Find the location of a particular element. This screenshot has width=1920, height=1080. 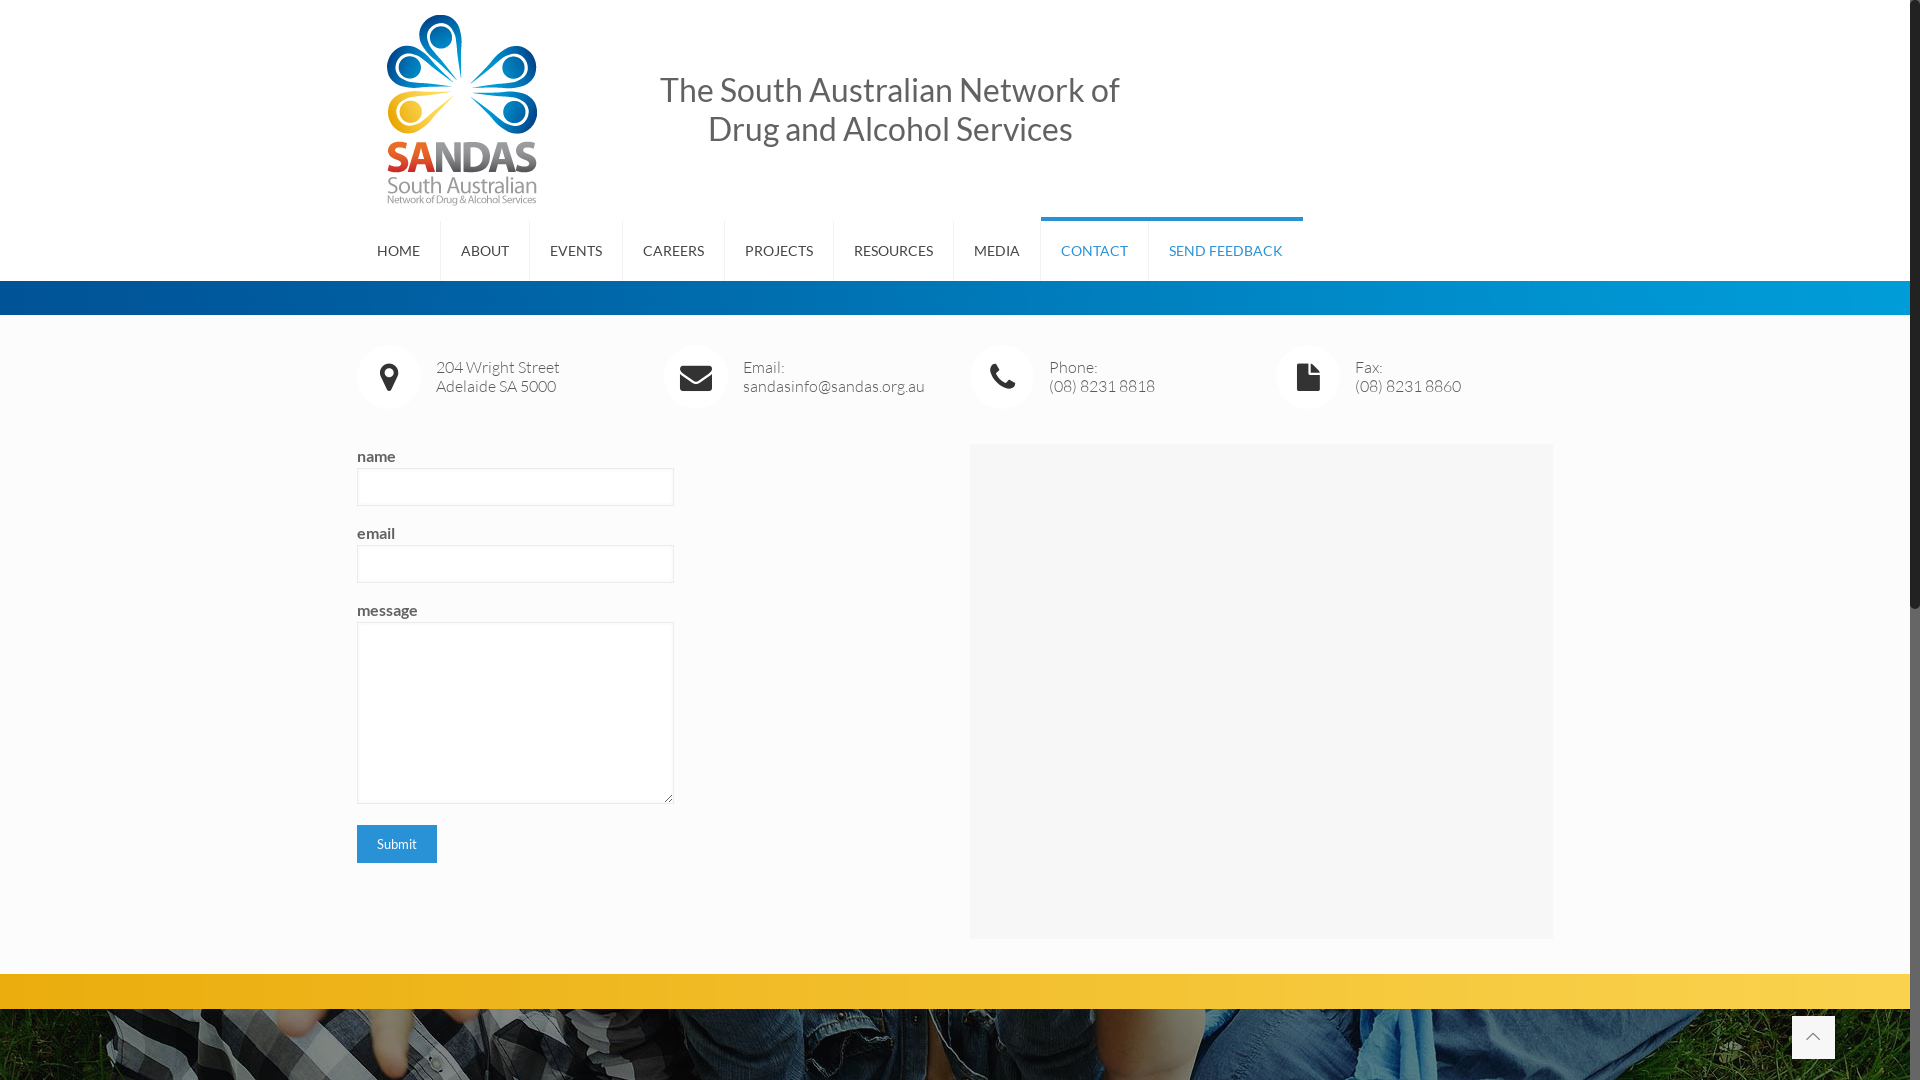

'Phone: is located at coordinates (1107, 377).